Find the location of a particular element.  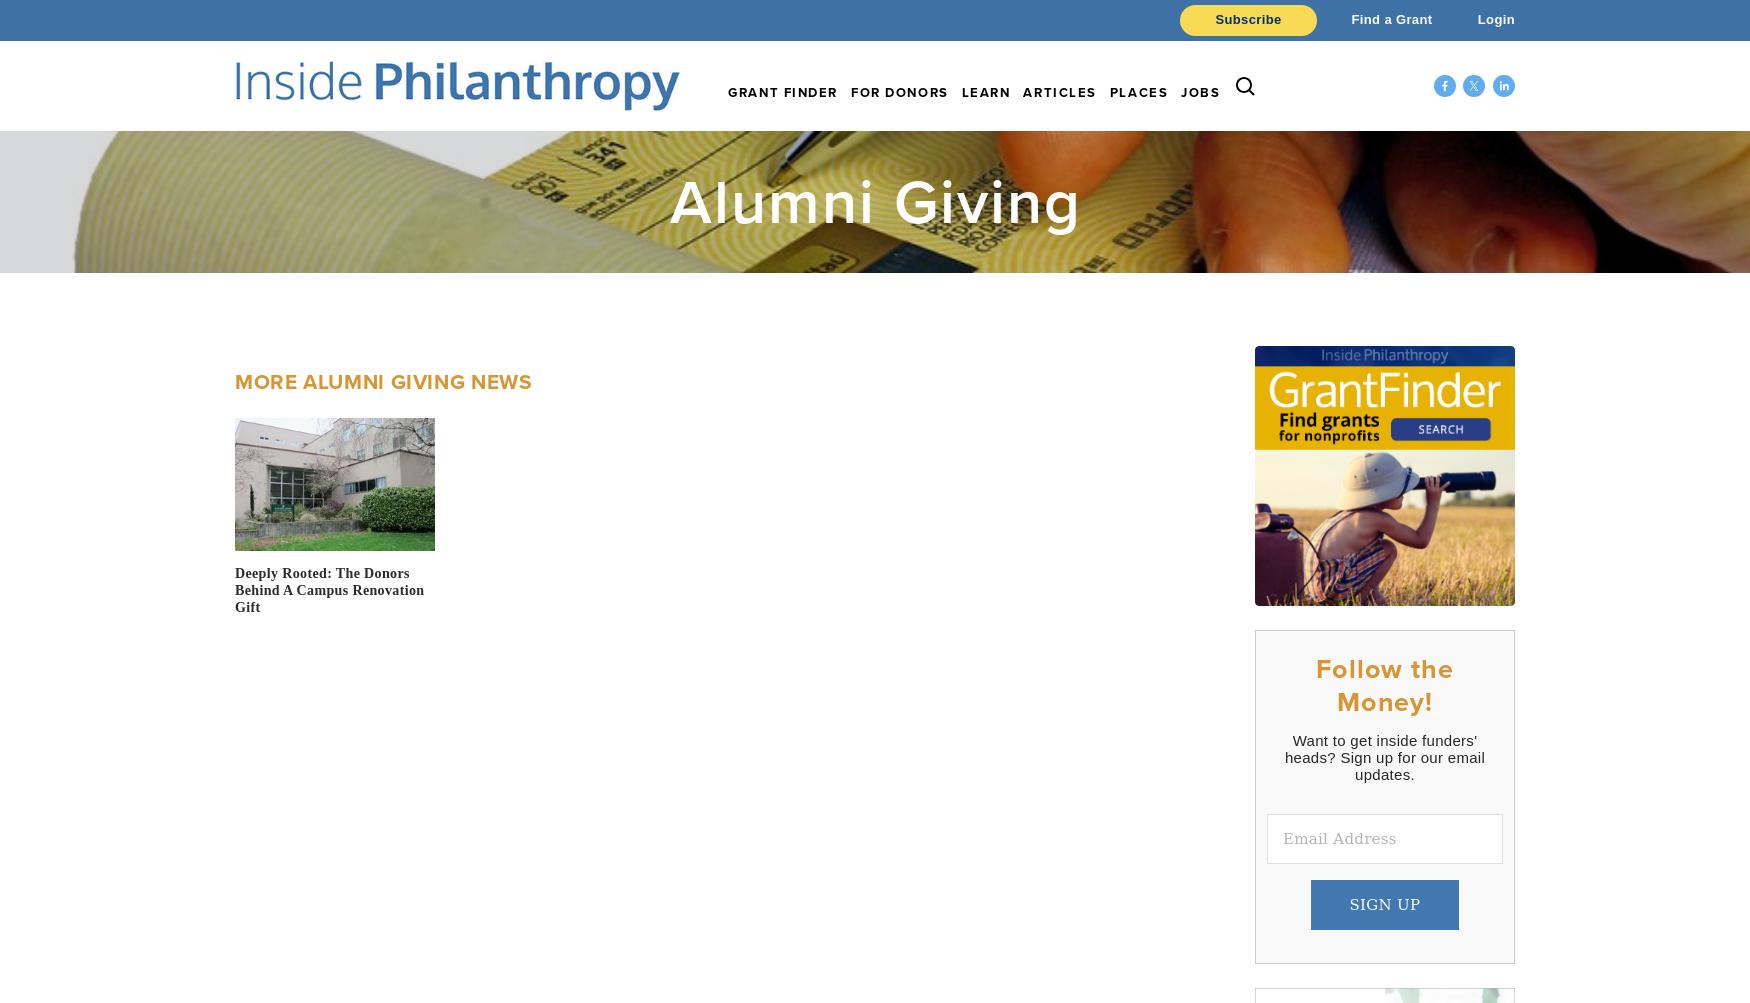

'Follow the Money!' is located at coordinates (1316, 685).